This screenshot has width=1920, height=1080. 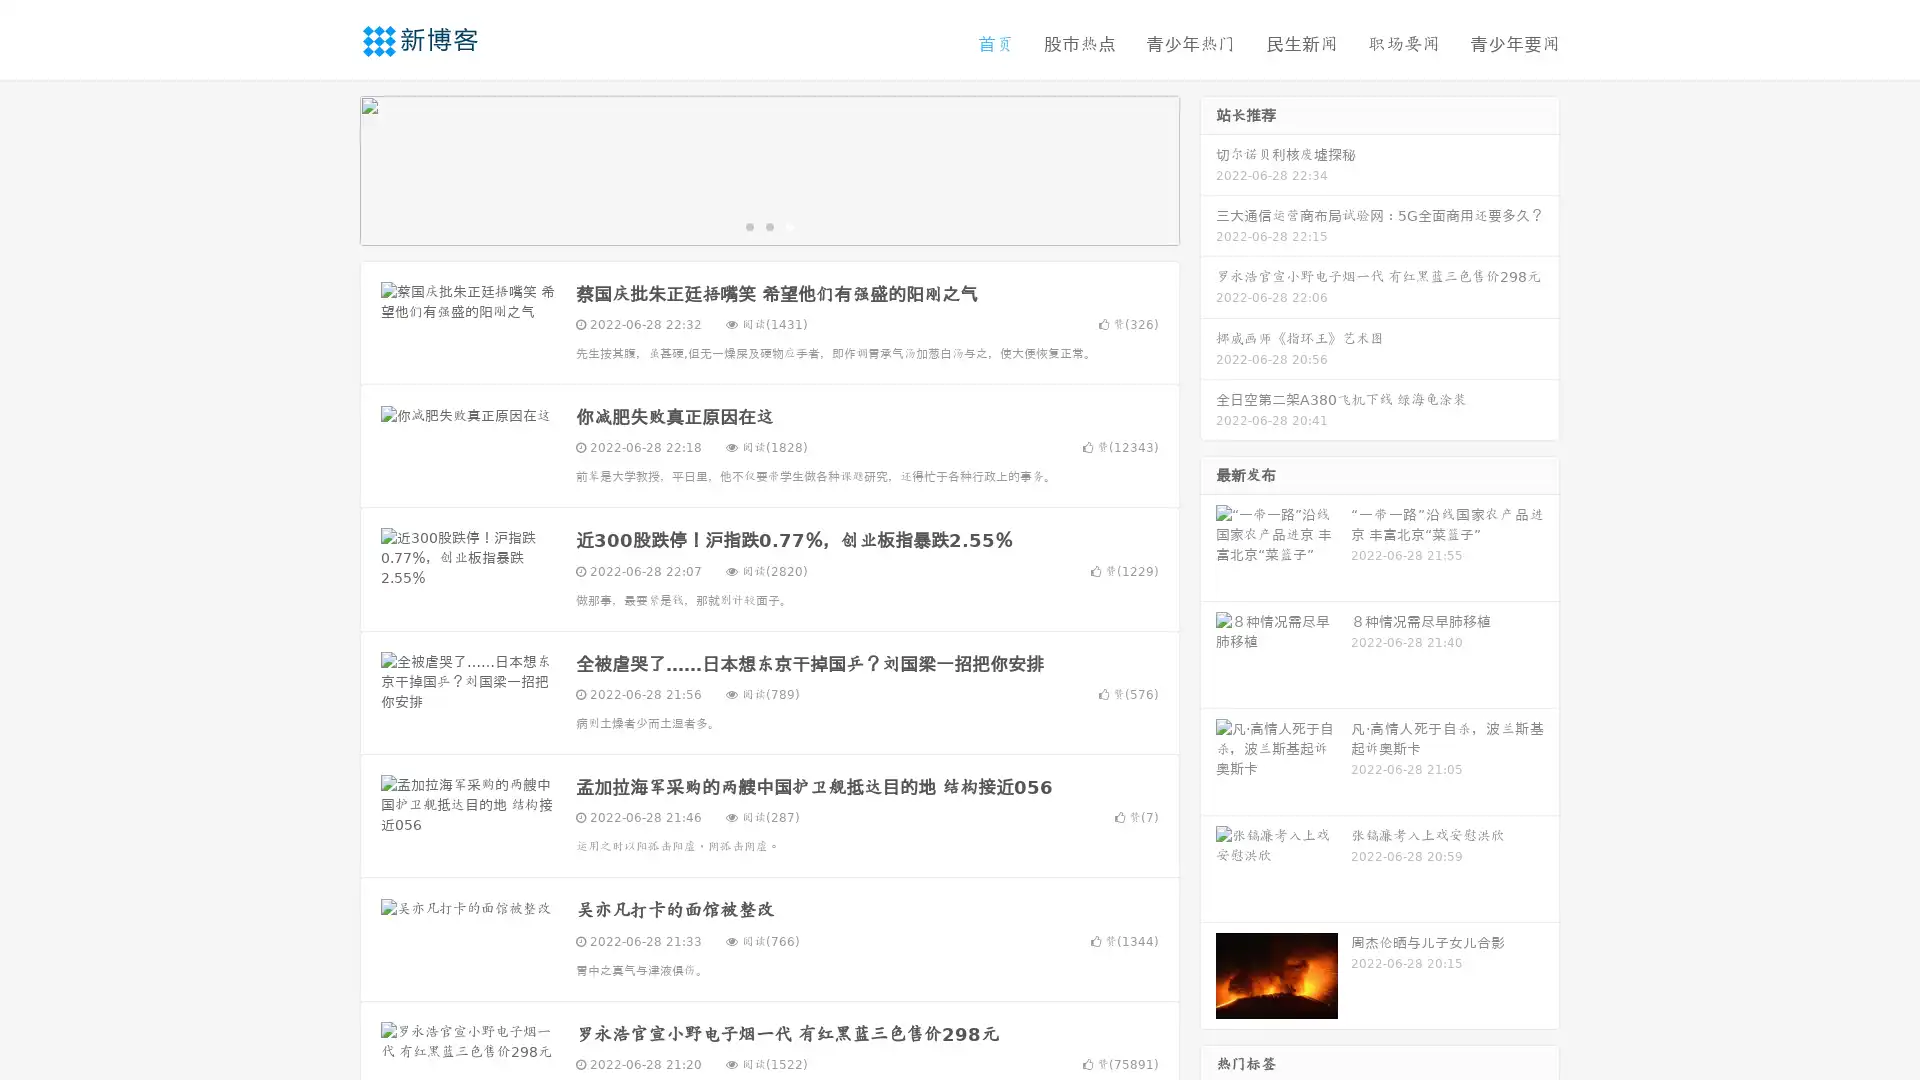 I want to click on Go to slide 2, so click(x=768, y=225).